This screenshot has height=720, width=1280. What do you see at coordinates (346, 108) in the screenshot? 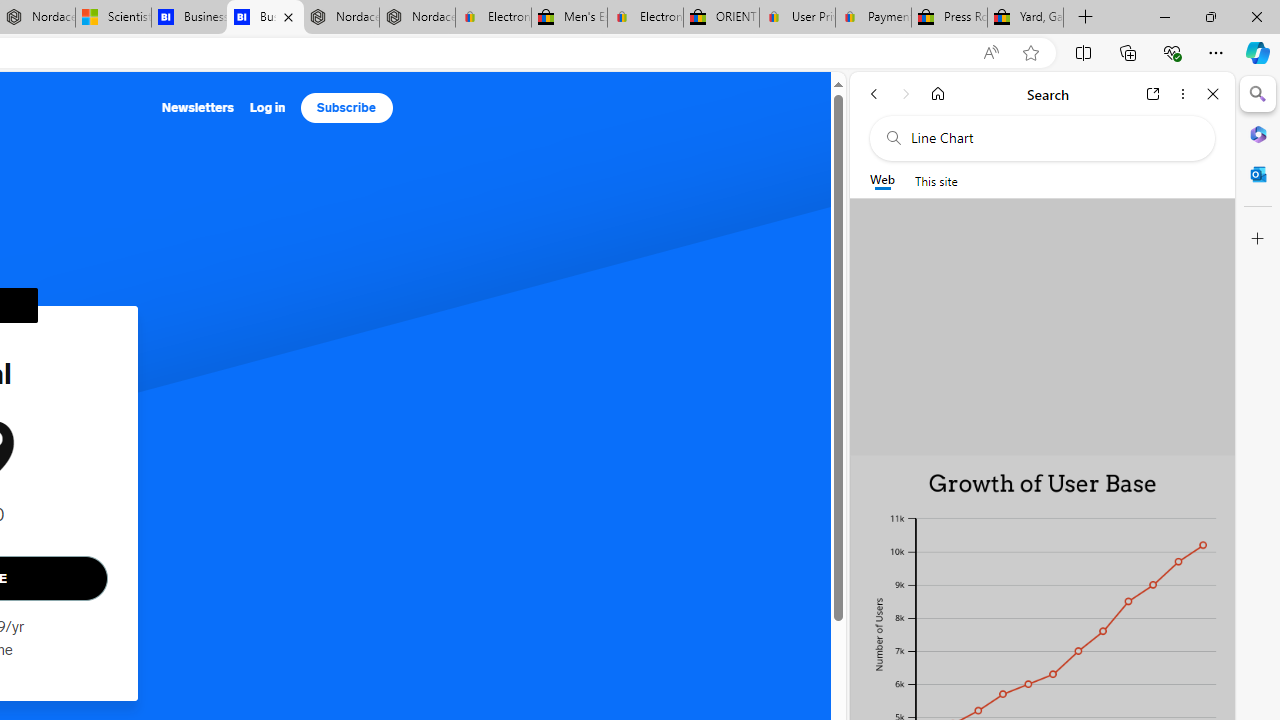
I see `'Subscribe'` at bounding box center [346, 108].